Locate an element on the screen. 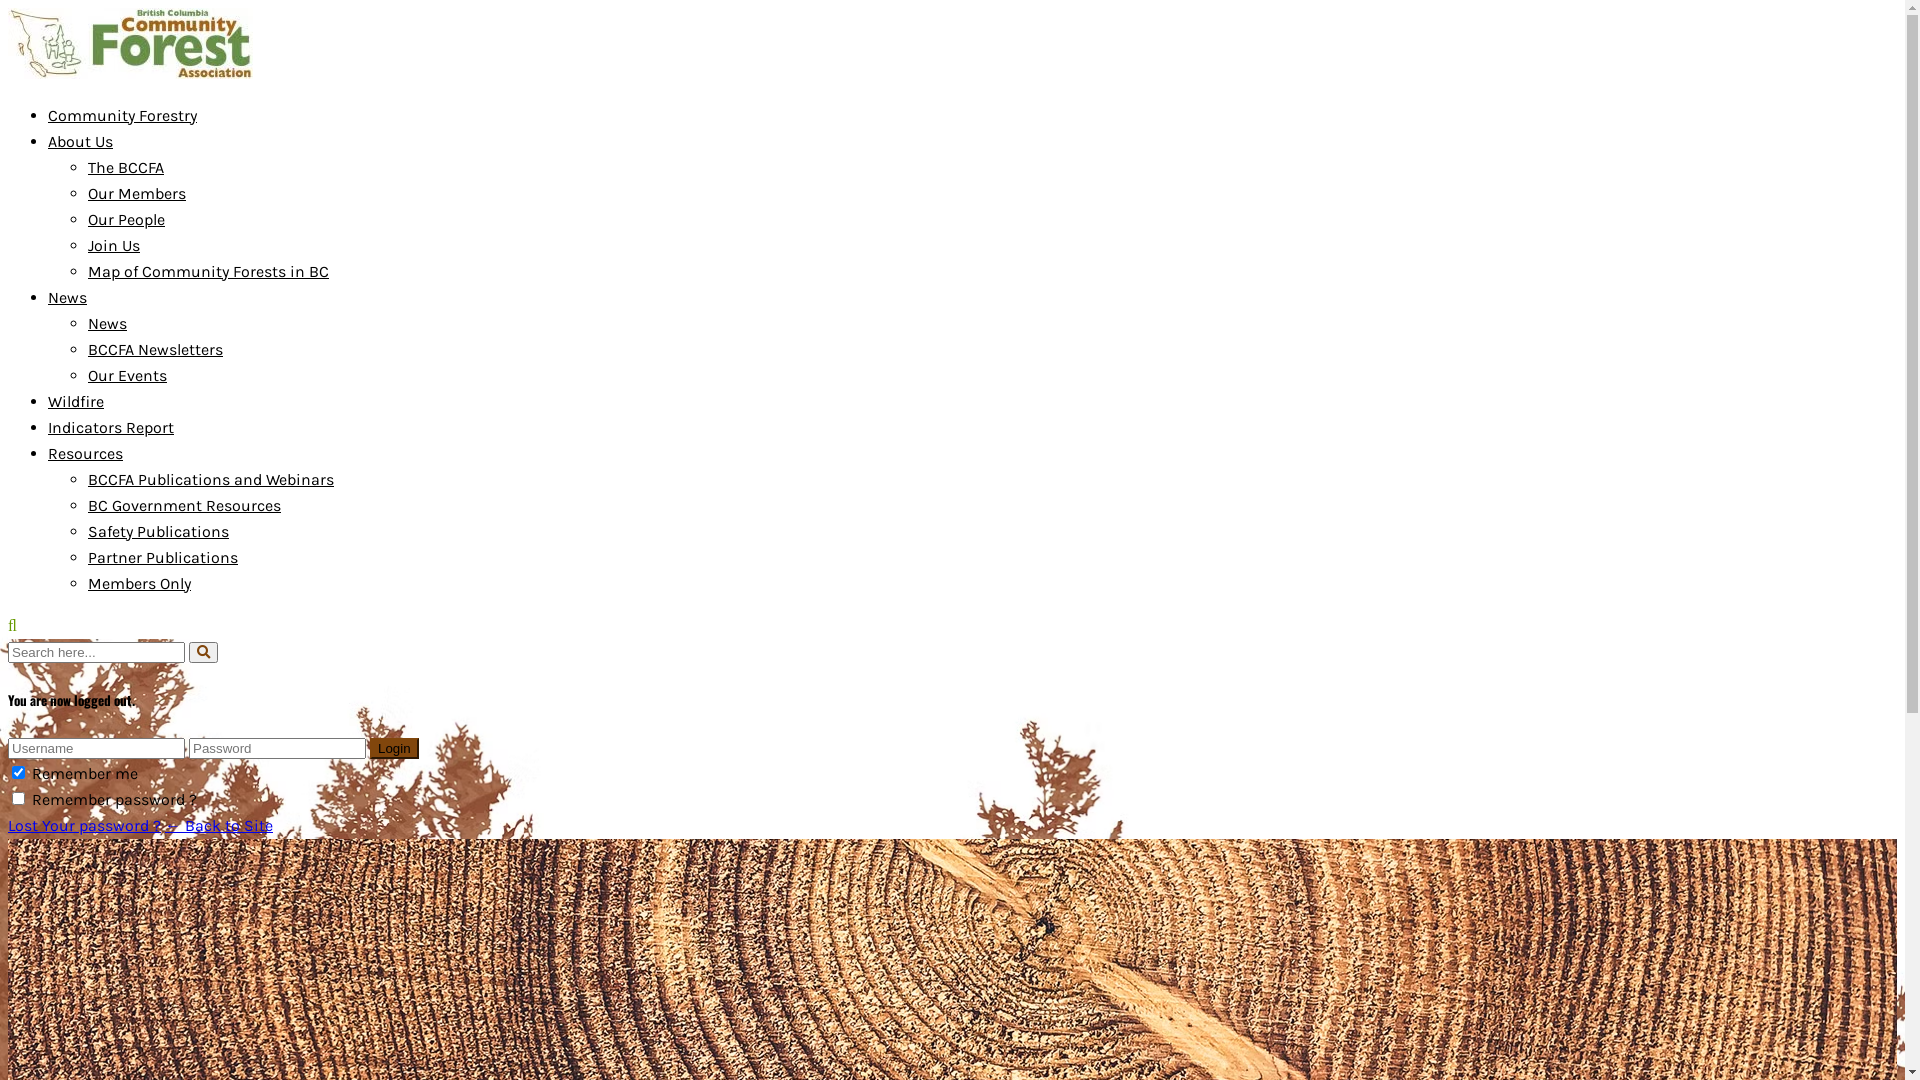  'Wildfire' is located at coordinates (76, 401).